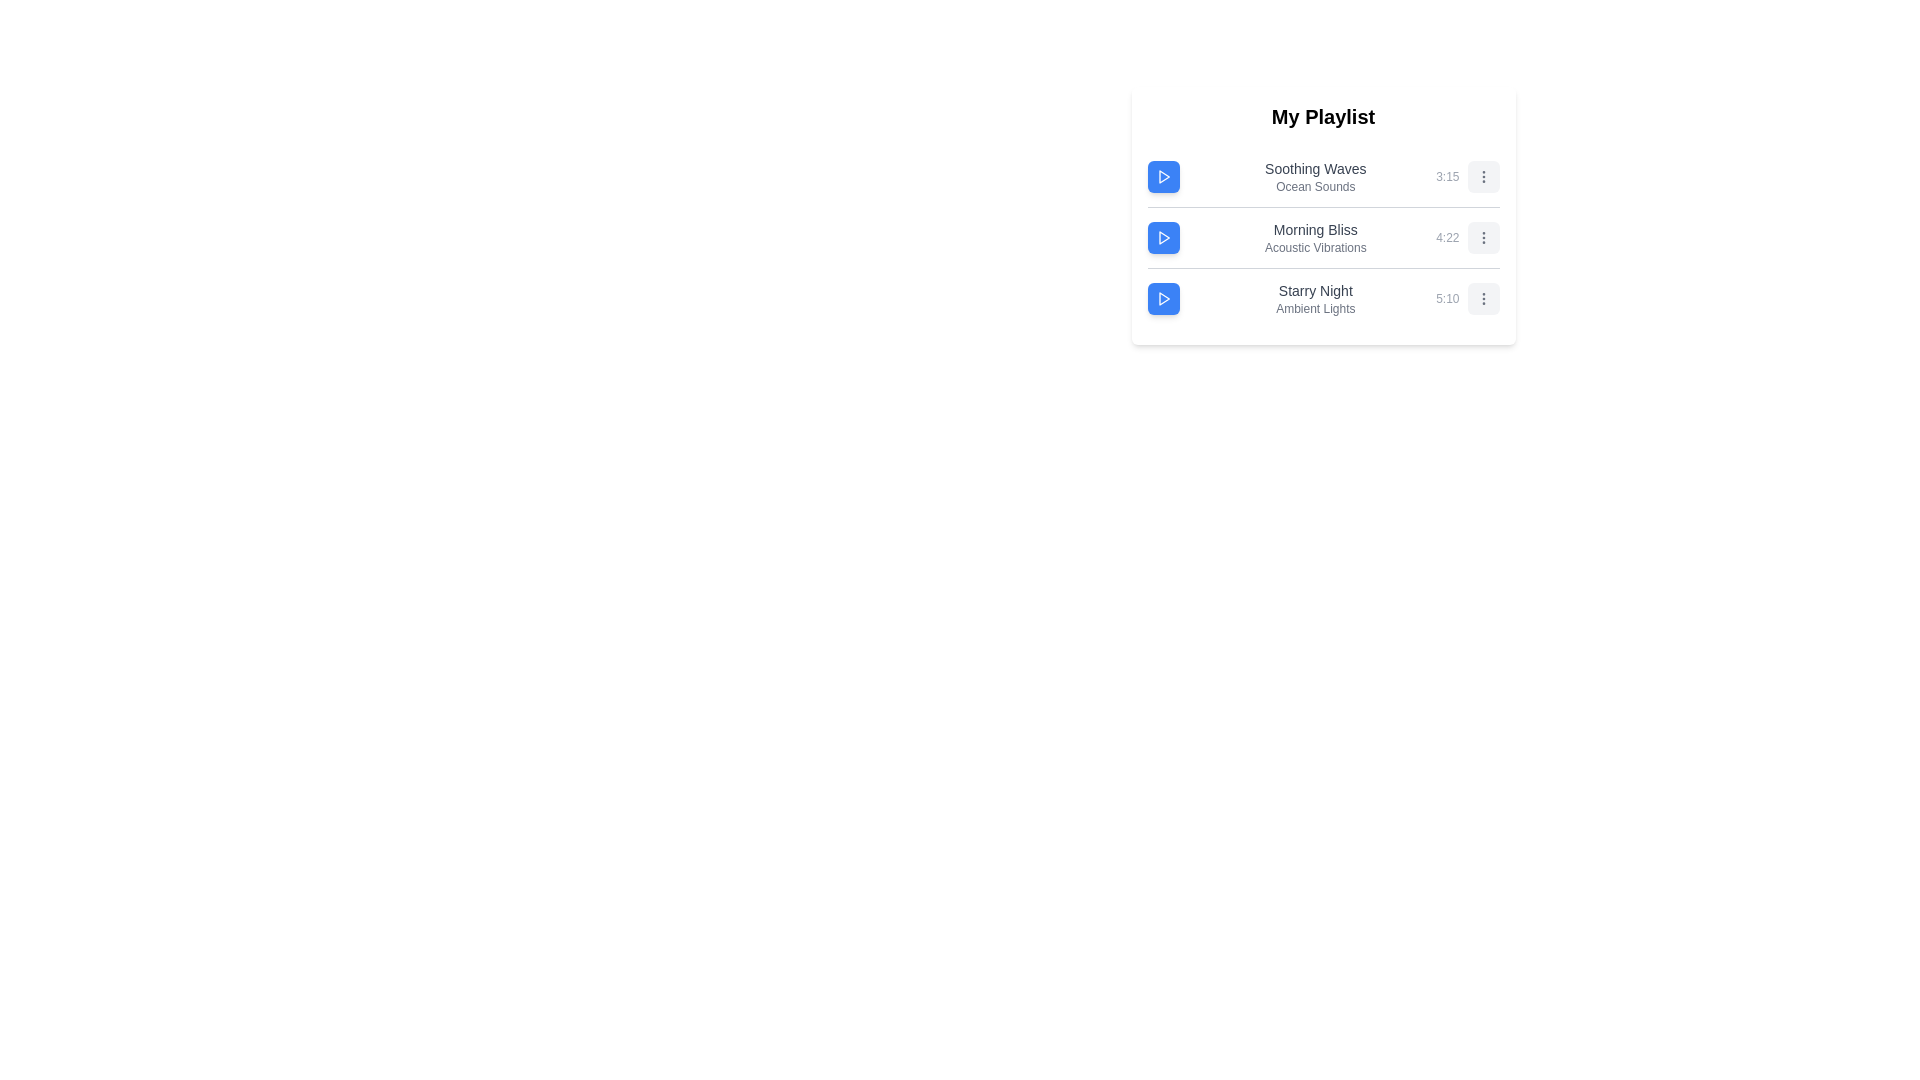 The height and width of the screenshot is (1080, 1920). I want to click on the title text label for the playlist item located in the 'My Playlist' interface, positioned above the 'Acoustic Vibrations' text and aligned with the left play button, so click(1315, 229).